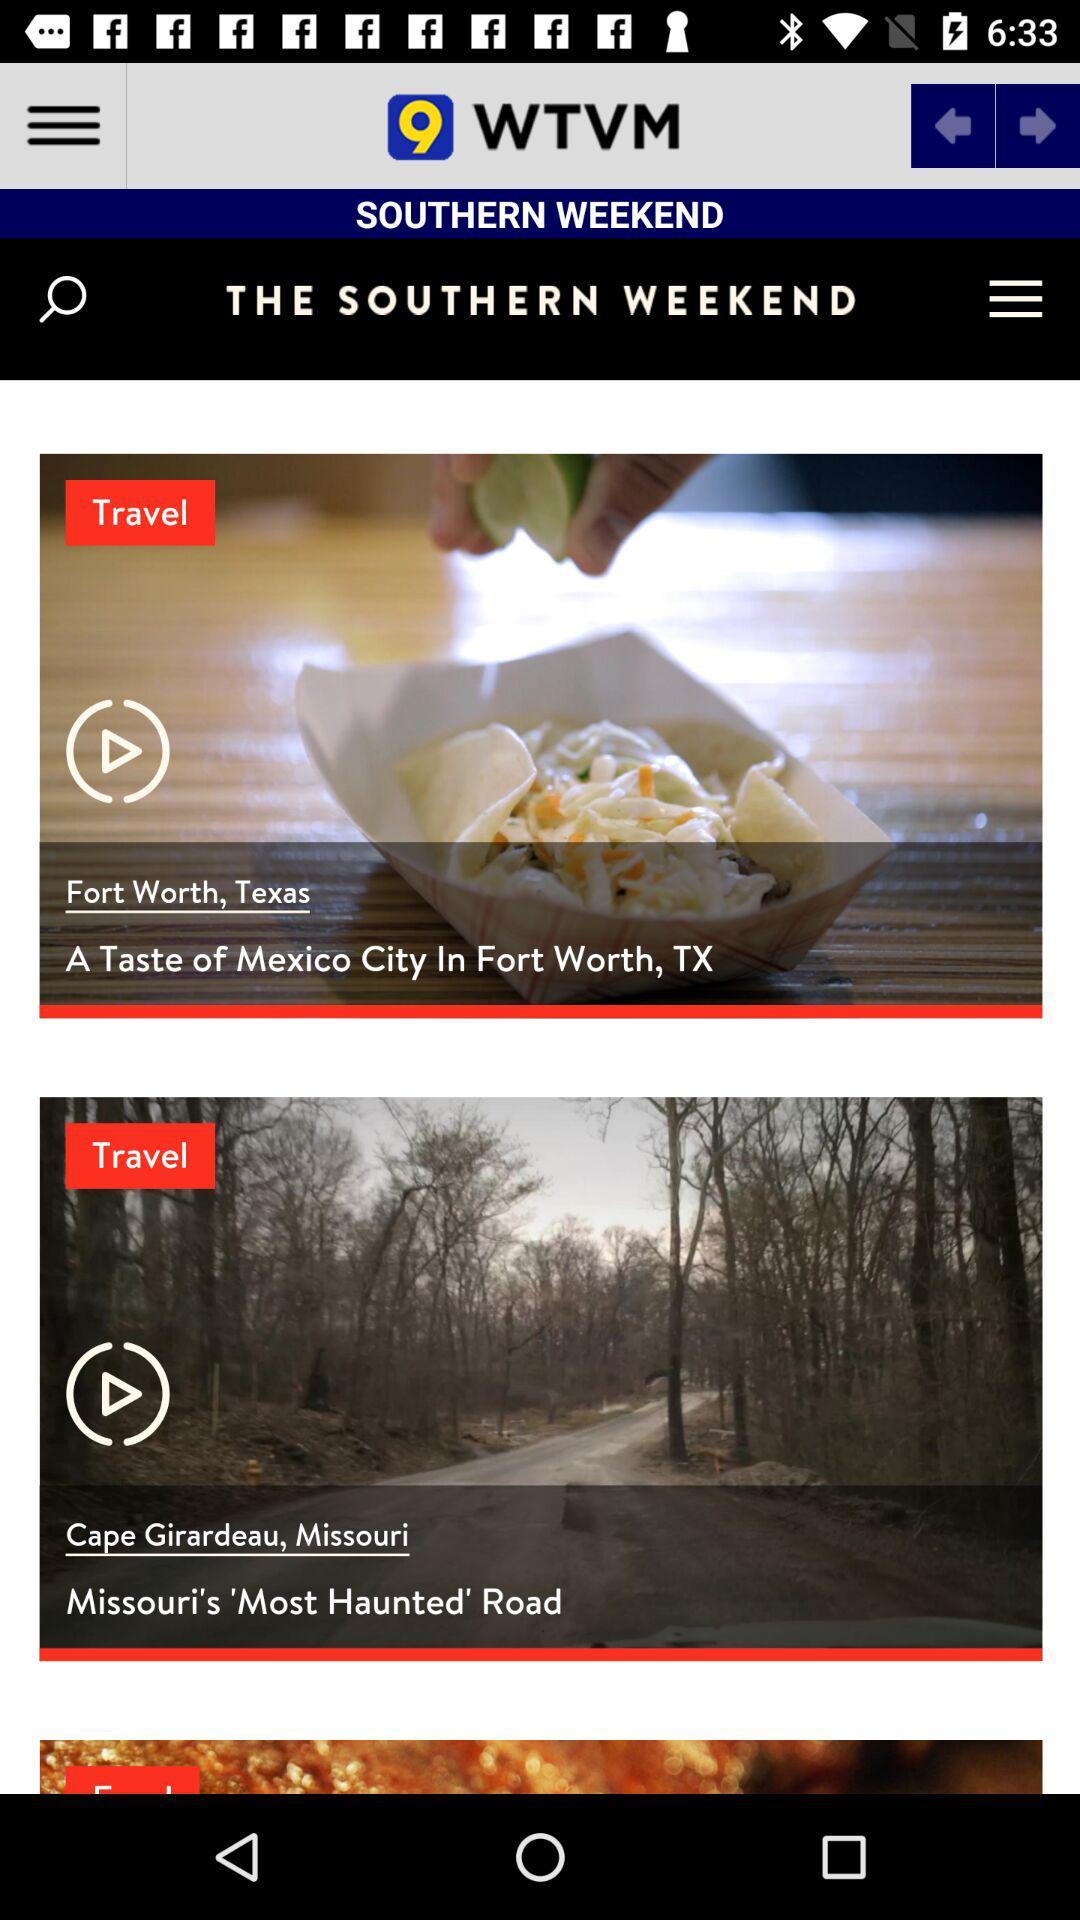 The width and height of the screenshot is (1080, 1920). What do you see at coordinates (61, 124) in the screenshot?
I see `the menu icon` at bounding box center [61, 124].